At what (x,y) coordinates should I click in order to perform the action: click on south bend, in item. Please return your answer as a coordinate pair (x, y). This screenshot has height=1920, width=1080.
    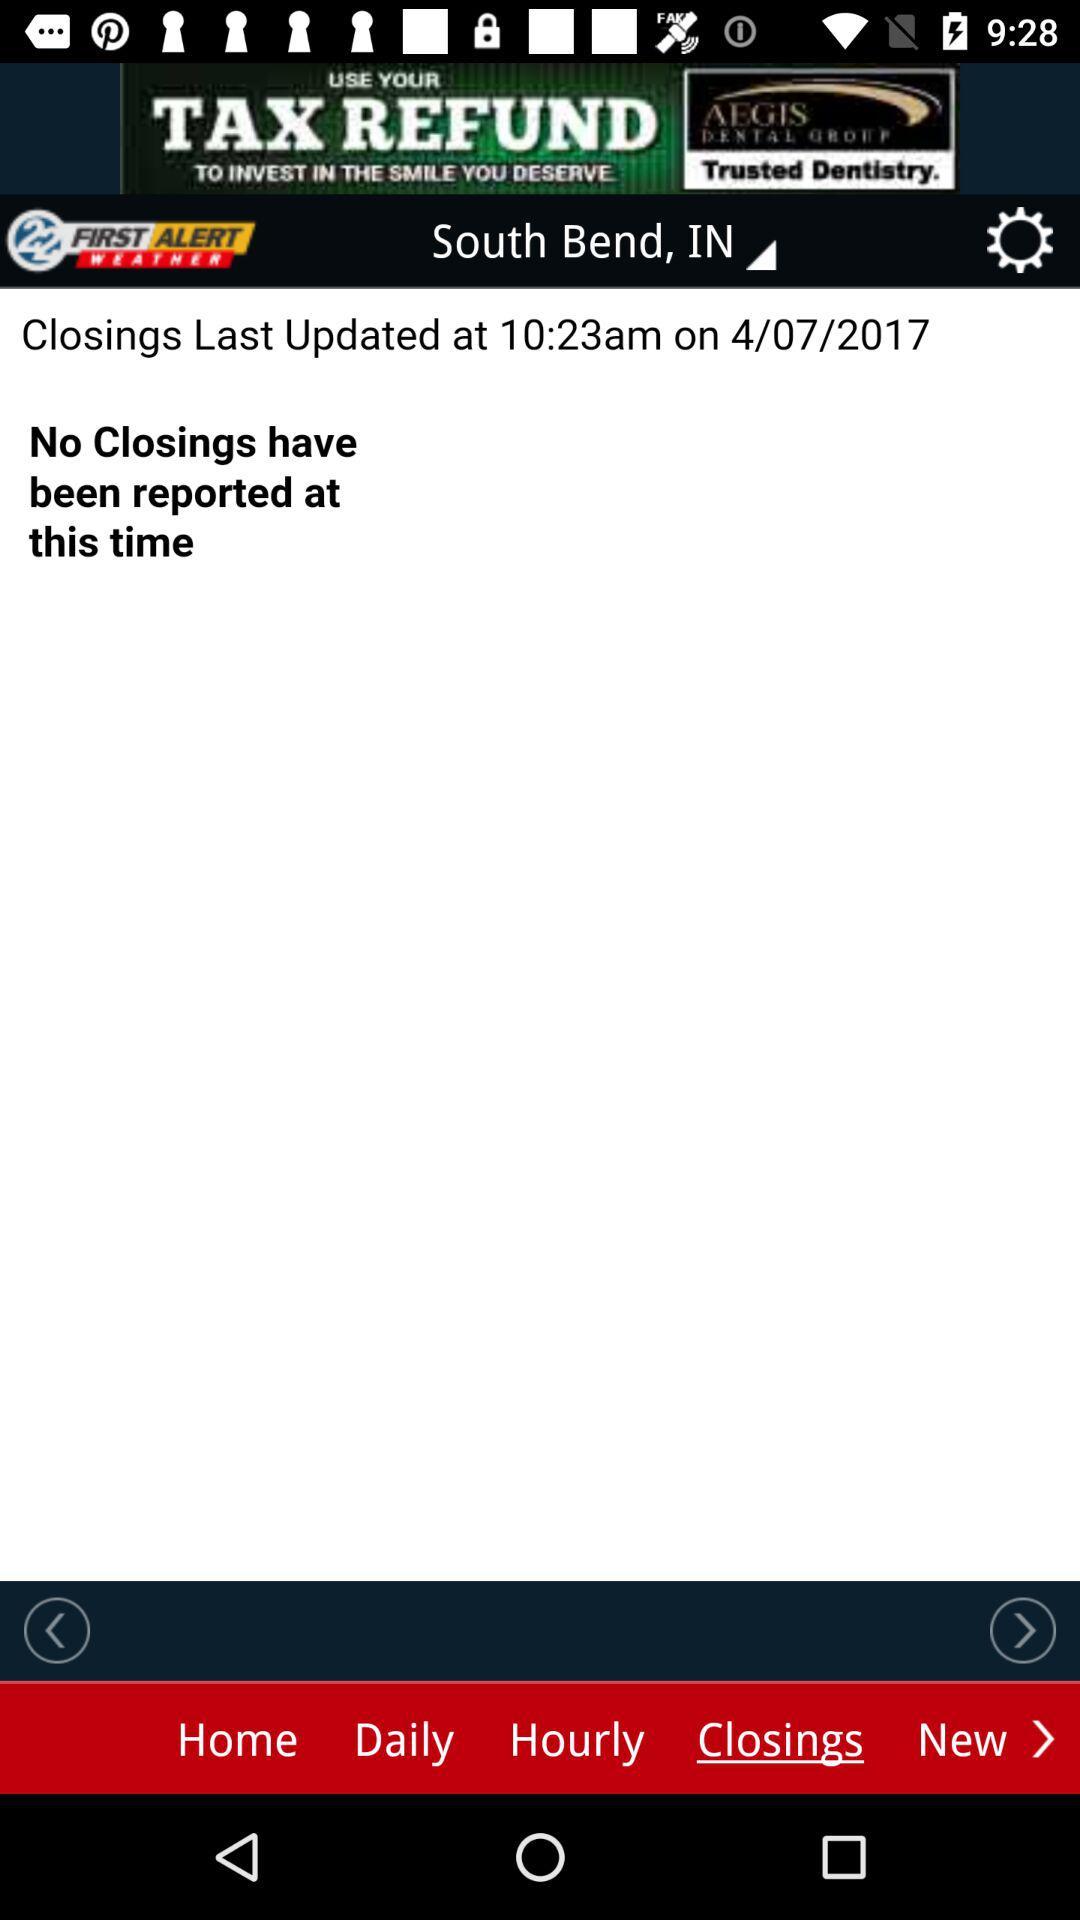
    Looking at the image, I should click on (617, 240).